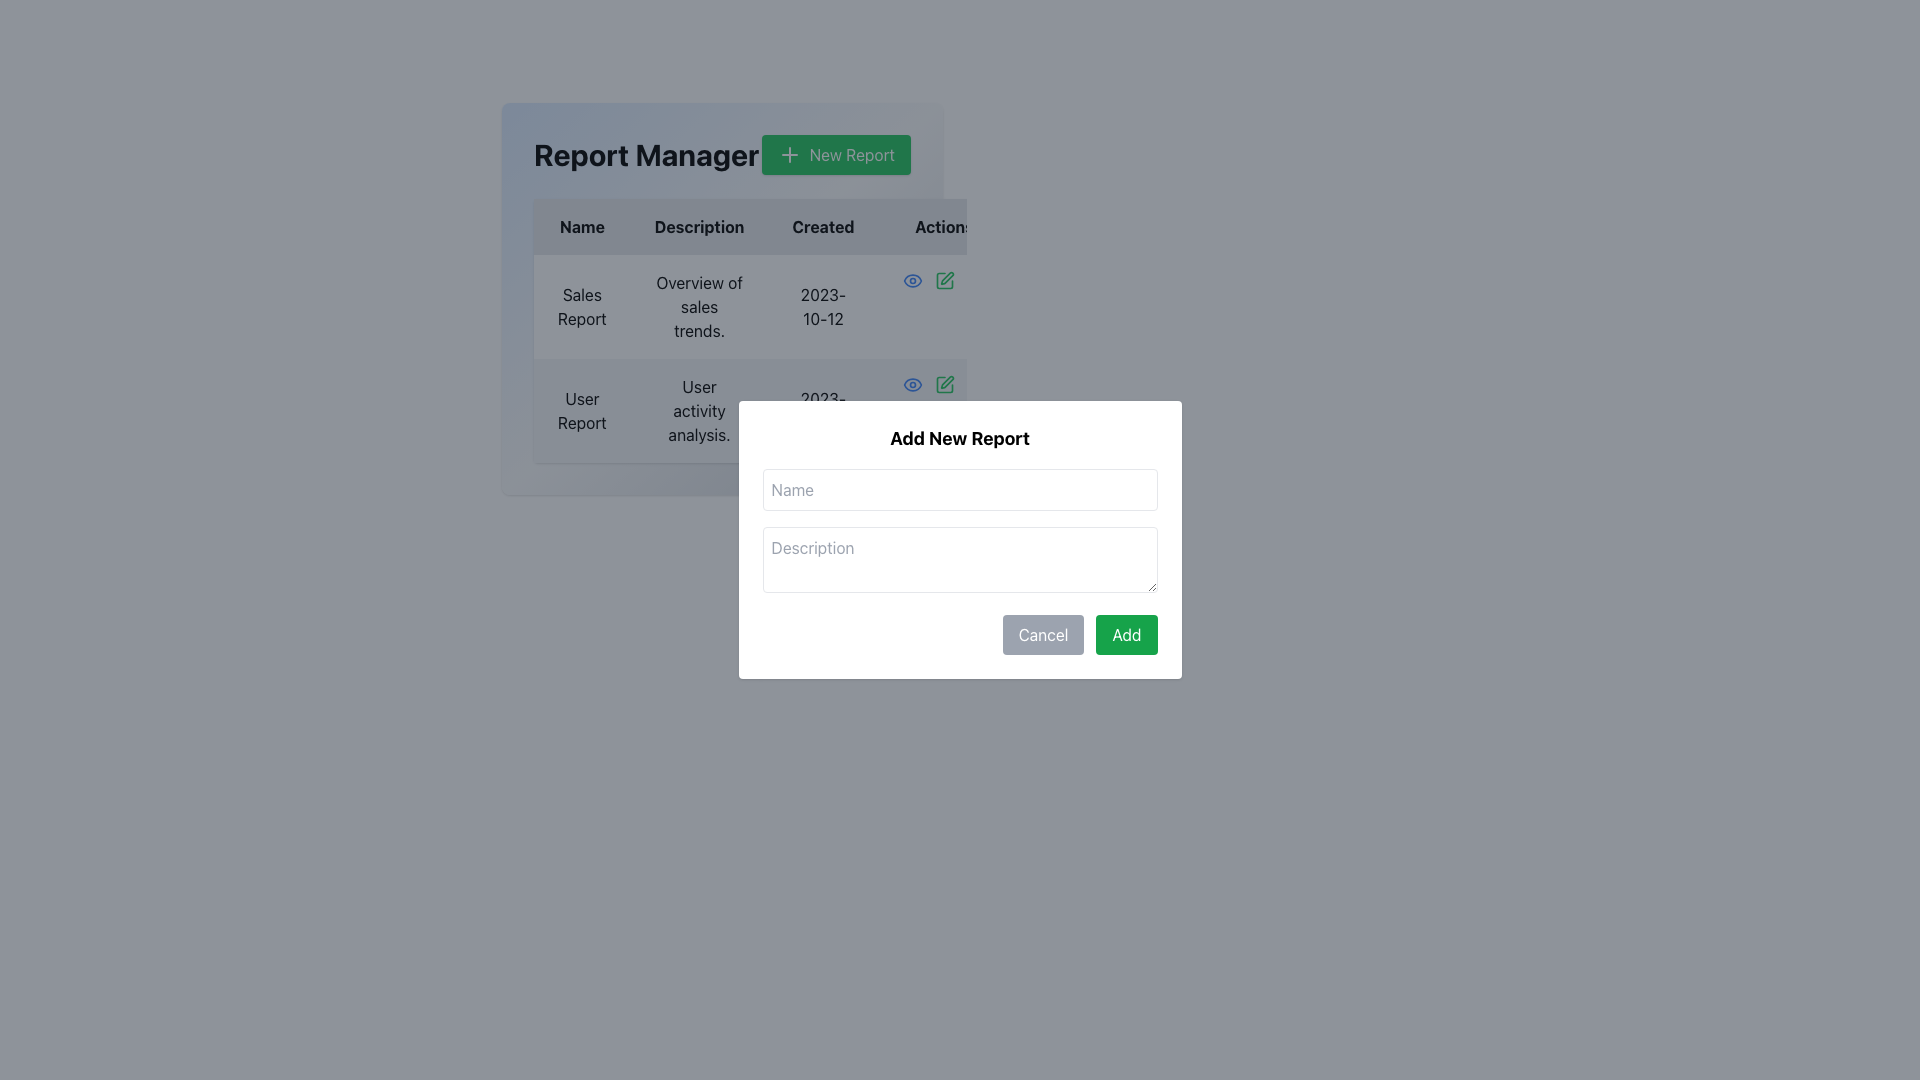  I want to click on the 'Cancel' button, which is a rectangular button with white uppercase text on a gray background, located at the bottom-right corner of a modal dialog, so click(1042, 635).